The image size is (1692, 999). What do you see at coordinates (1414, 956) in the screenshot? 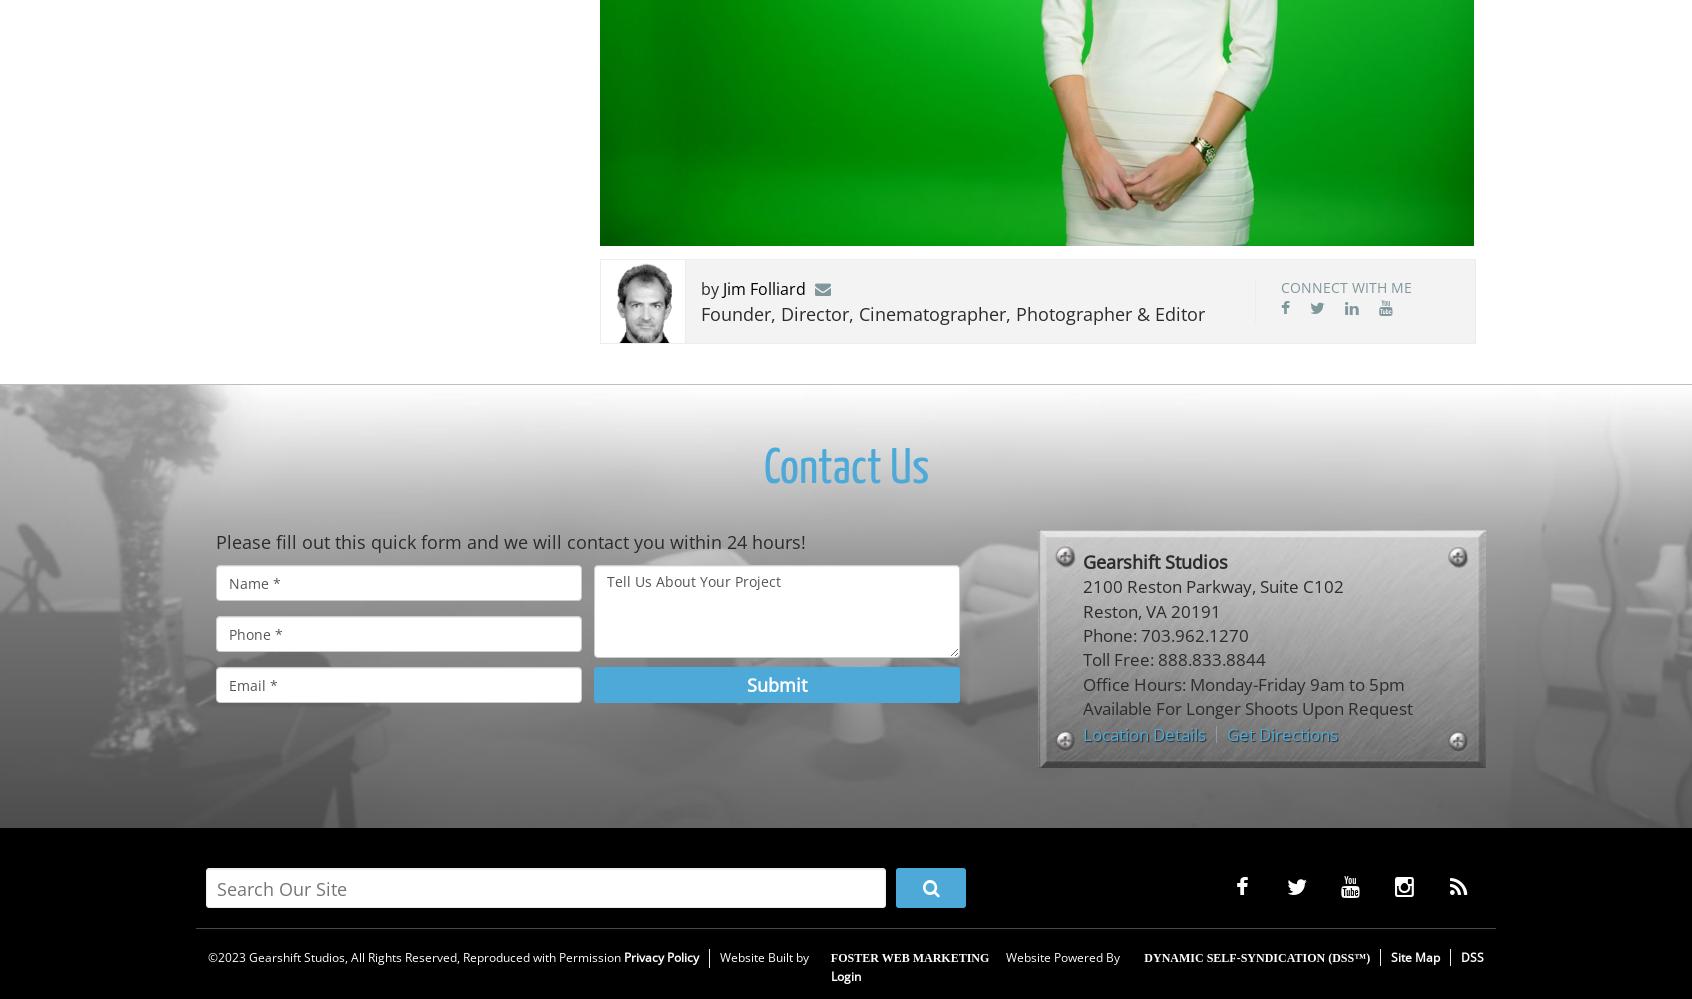
I see `'Site Map'` at bounding box center [1414, 956].